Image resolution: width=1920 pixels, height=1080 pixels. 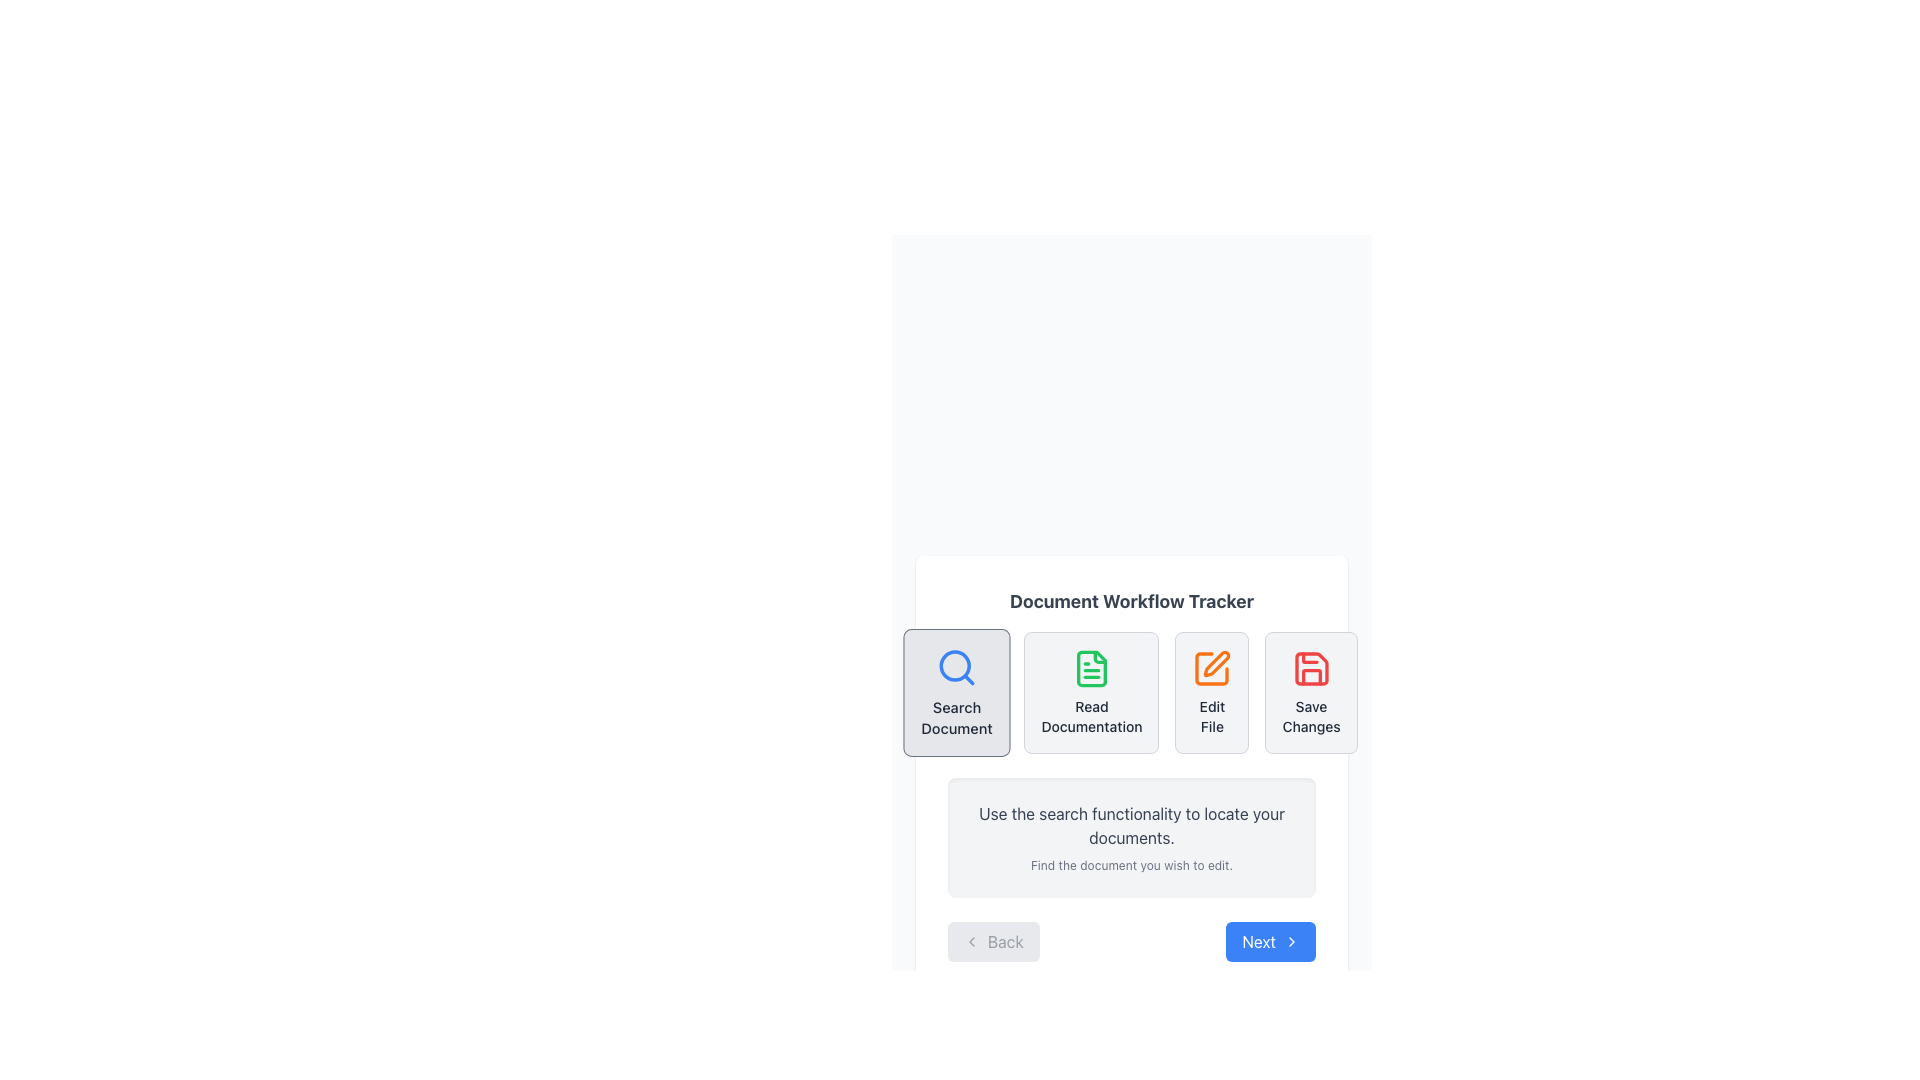 What do you see at coordinates (1311, 692) in the screenshot?
I see `the save changes button, which is the fourth button in the 'Document Workflow Tracker' section, located to the right of the 'Edit File' button` at bounding box center [1311, 692].